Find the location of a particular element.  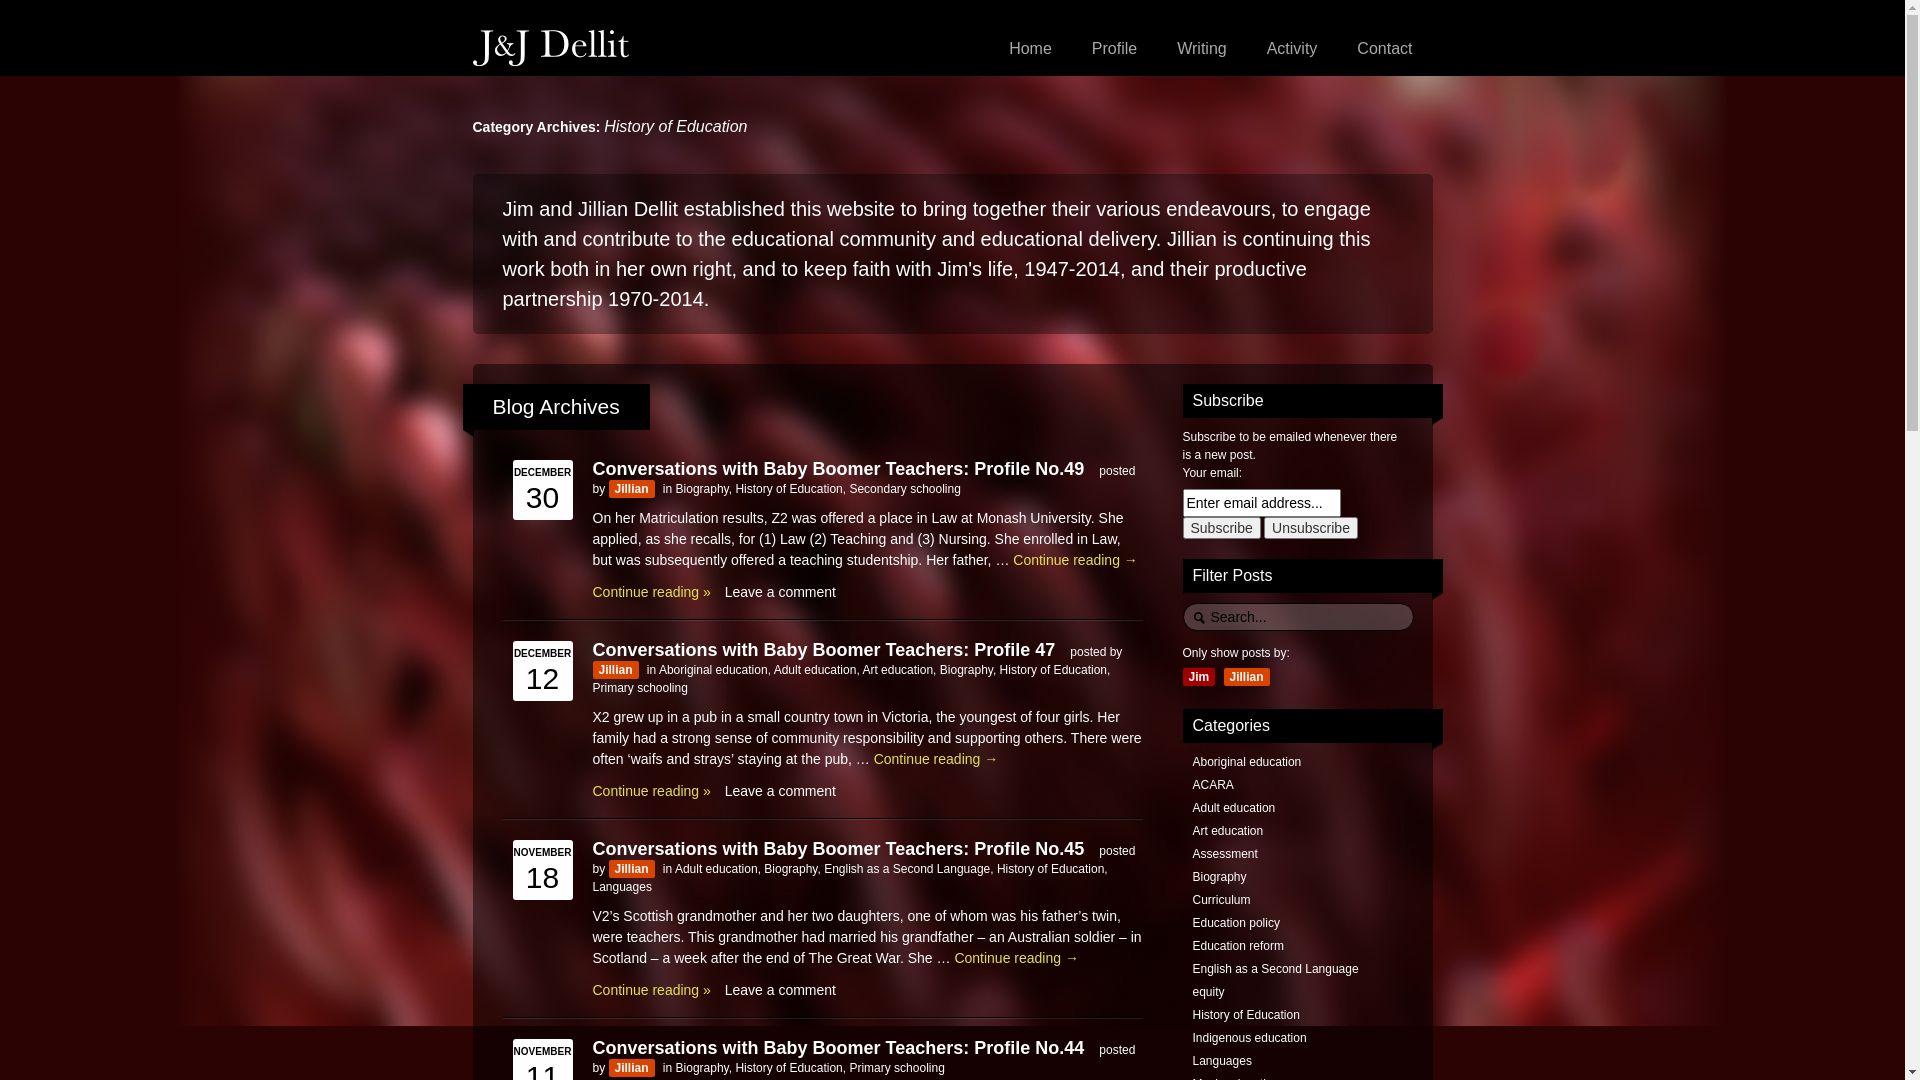

'equity' is located at coordinates (1191, 991).